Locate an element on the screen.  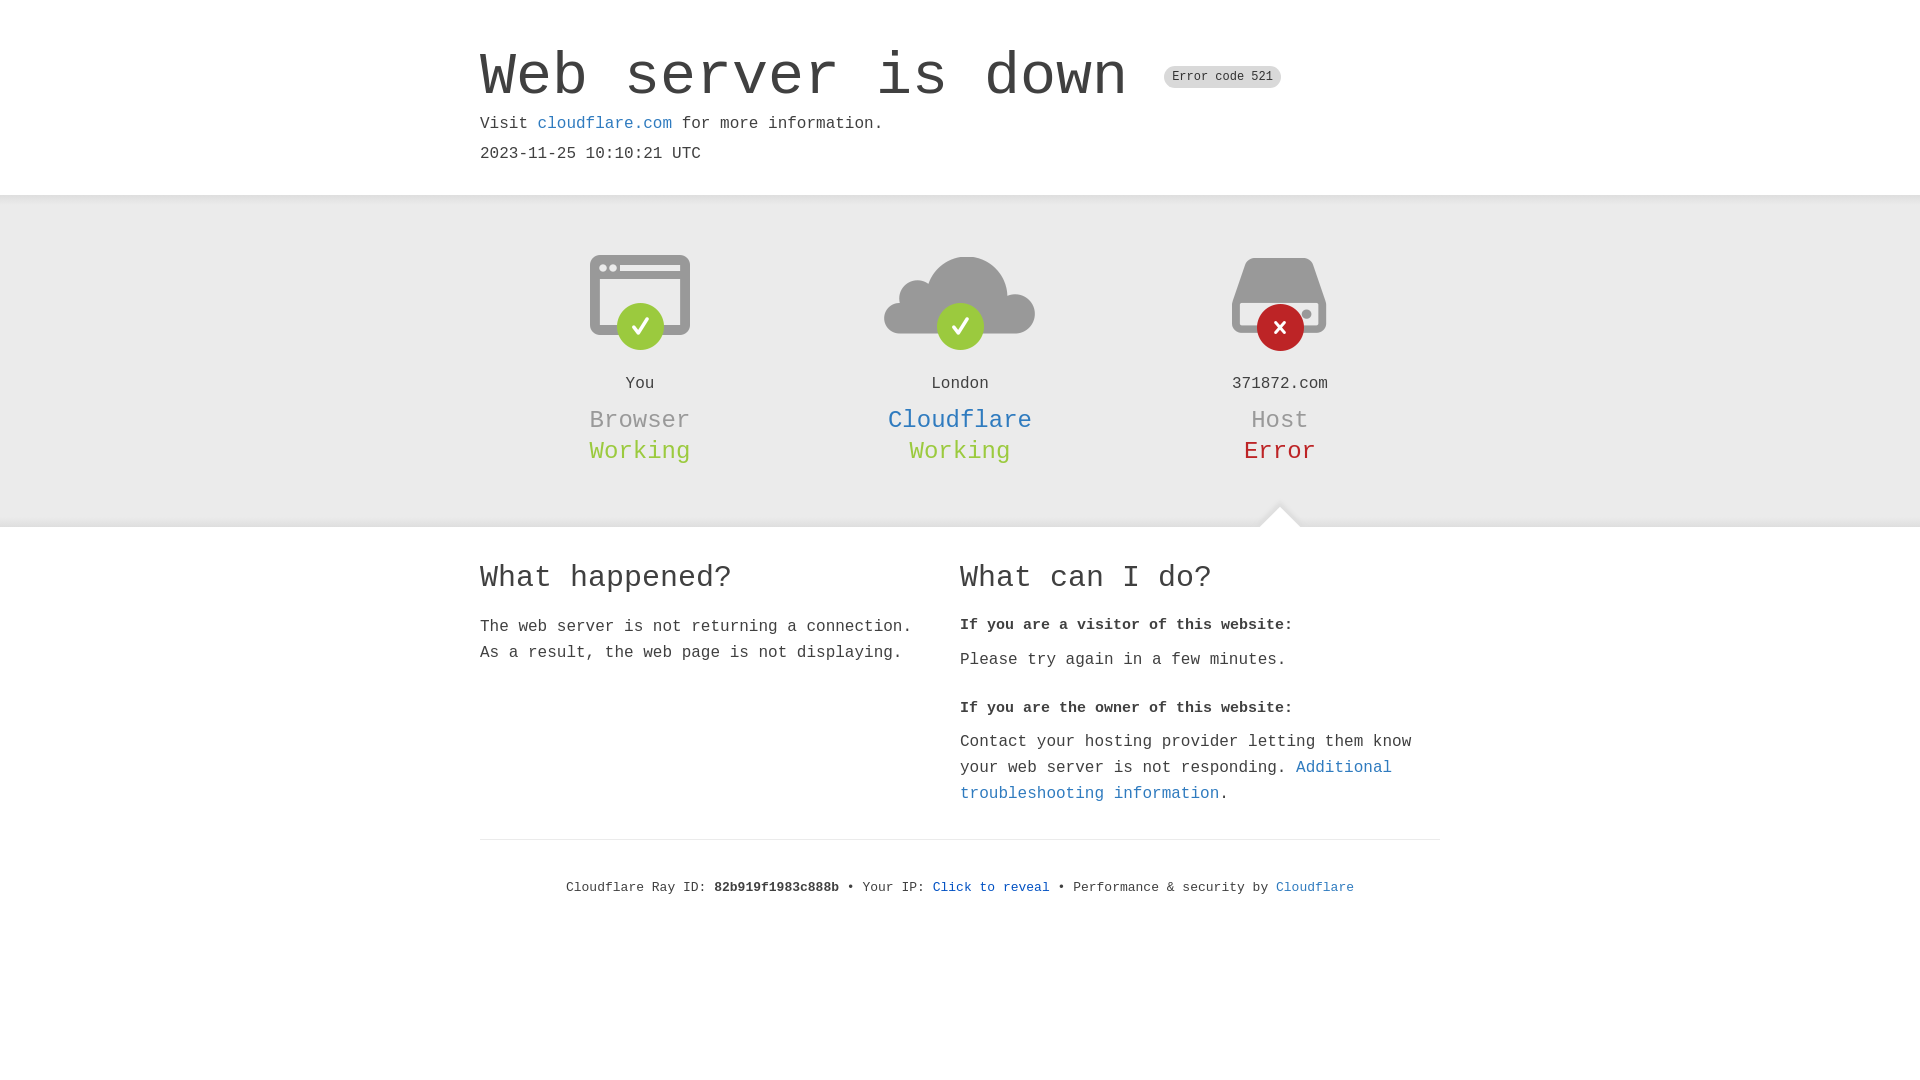
'cloudflare.com' is located at coordinates (537, 123).